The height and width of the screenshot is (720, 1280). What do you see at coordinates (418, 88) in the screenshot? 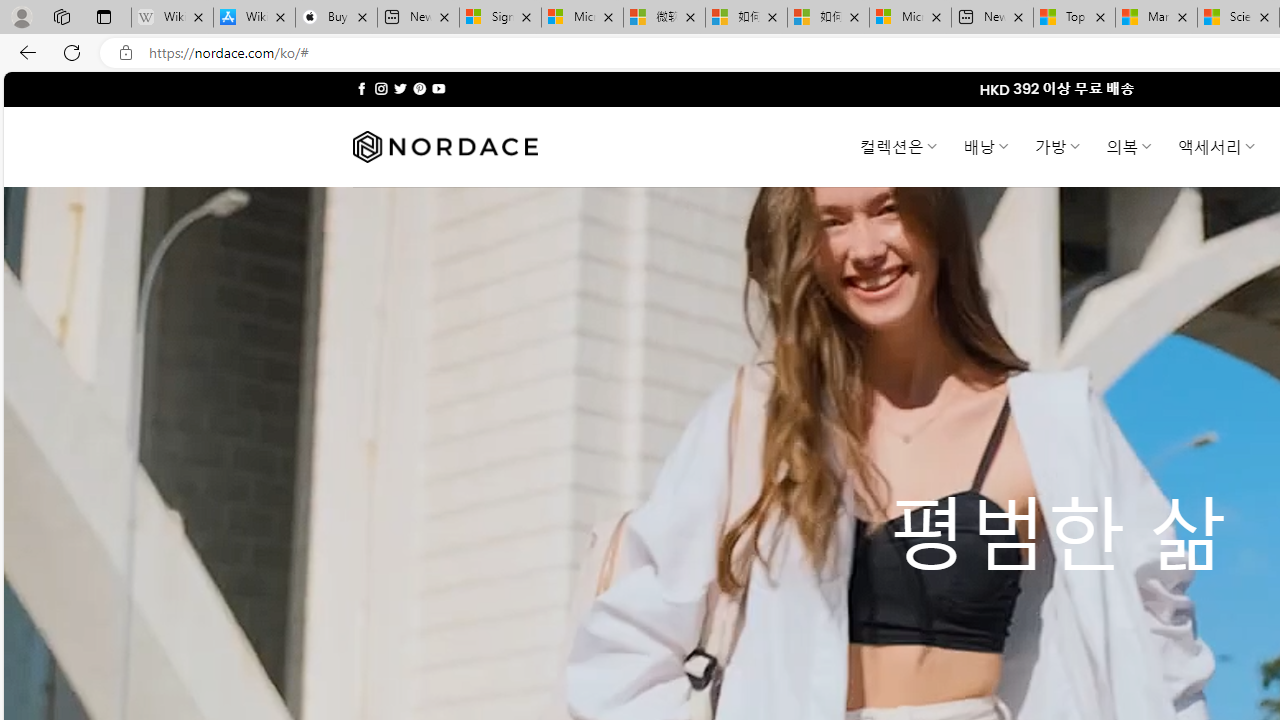
I see `'Follow on Pinterest'` at bounding box center [418, 88].